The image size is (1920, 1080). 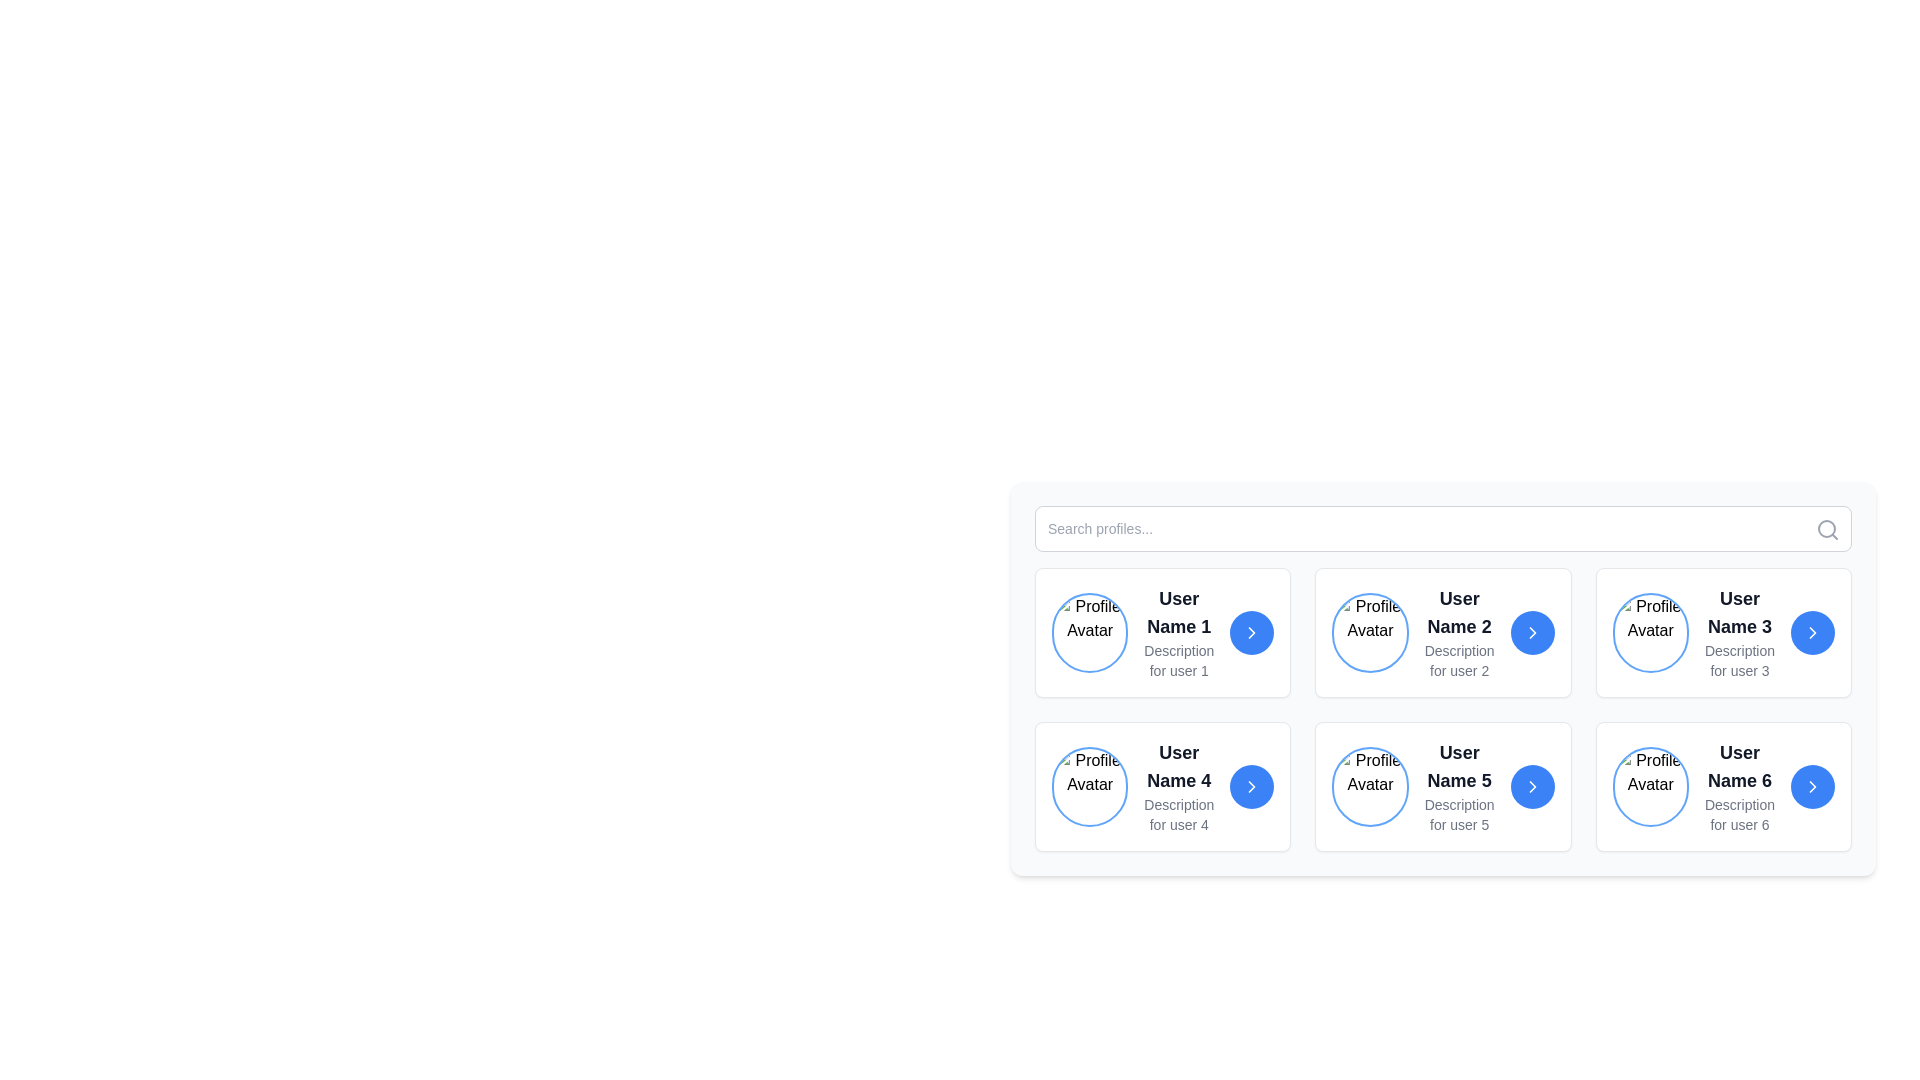 I want to click on the rounded blue button with white text and a rightward arrow icon located in the bottom-right section of the card for 'User Name 4', so click(x=1251, y=785).